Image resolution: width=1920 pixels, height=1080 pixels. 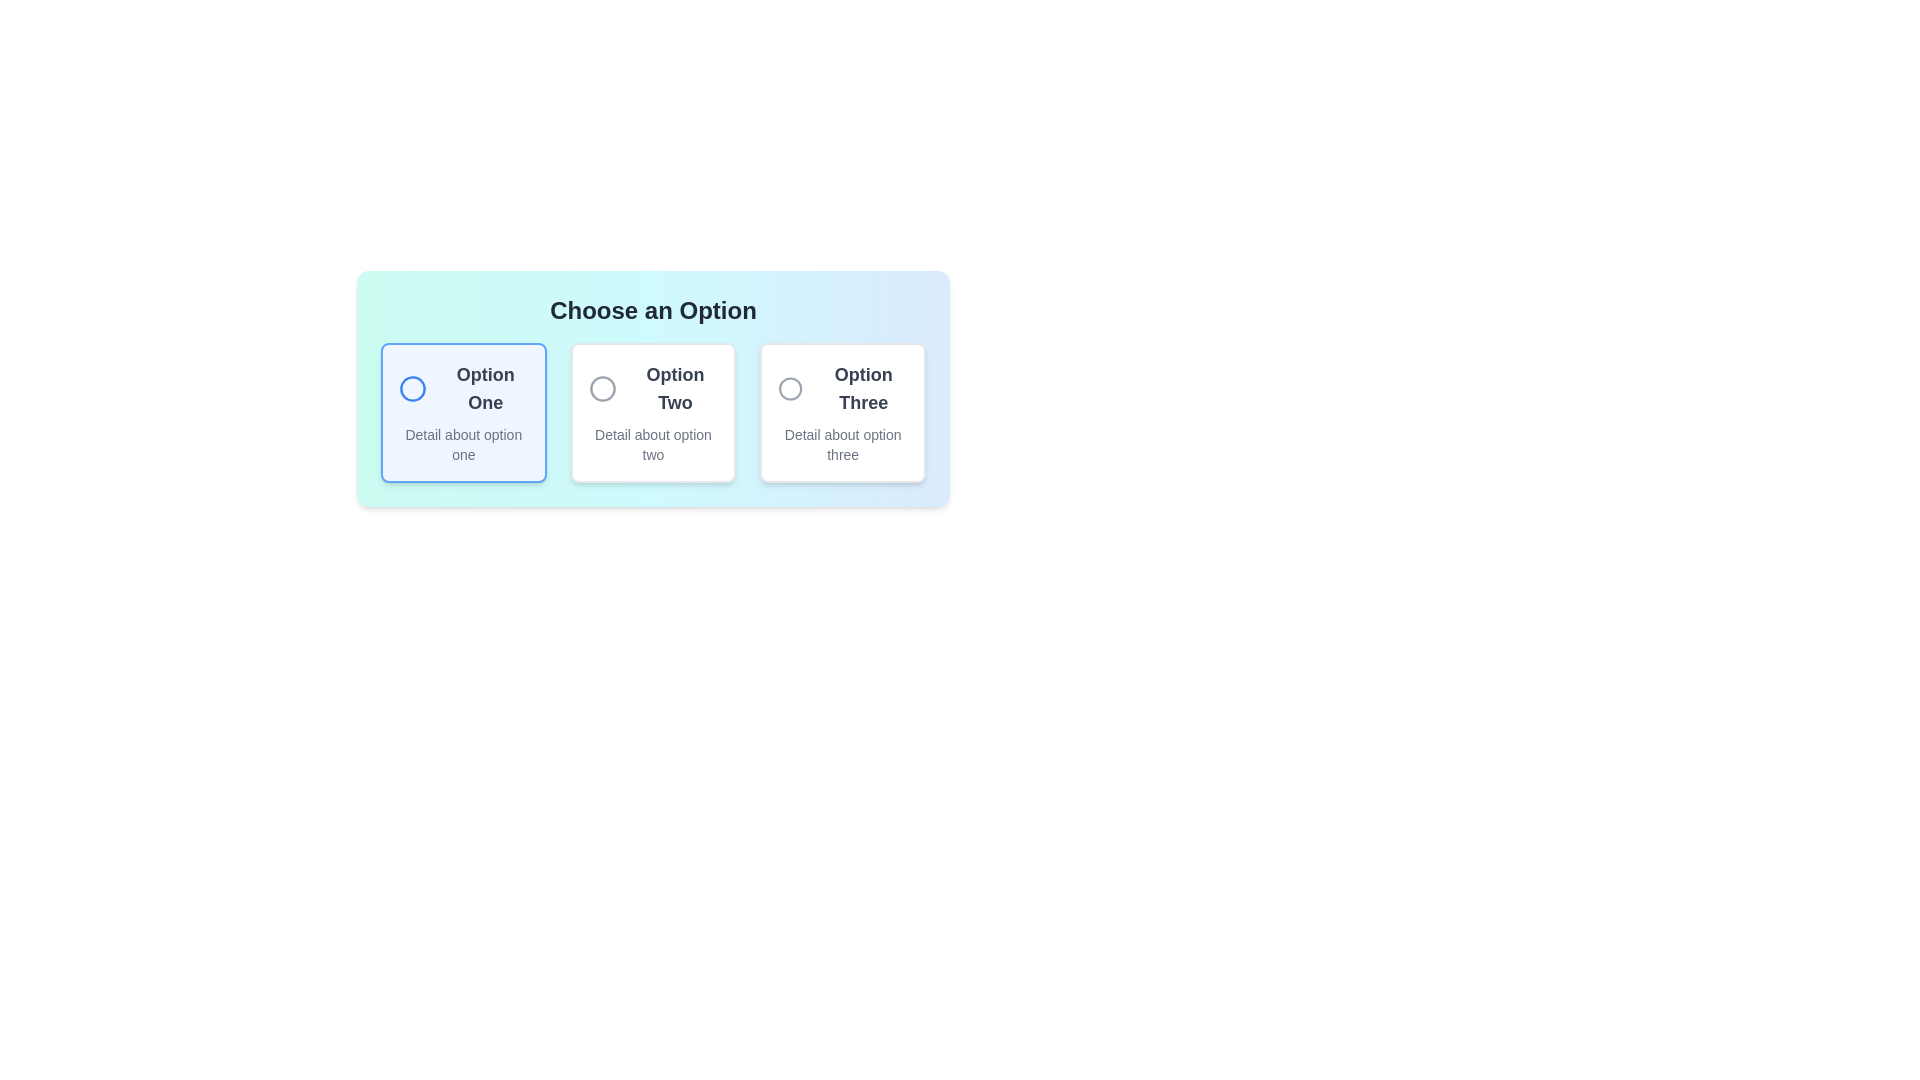 I want to click on the interactive radio button for 'Option Two', so click(x=601, y=389).